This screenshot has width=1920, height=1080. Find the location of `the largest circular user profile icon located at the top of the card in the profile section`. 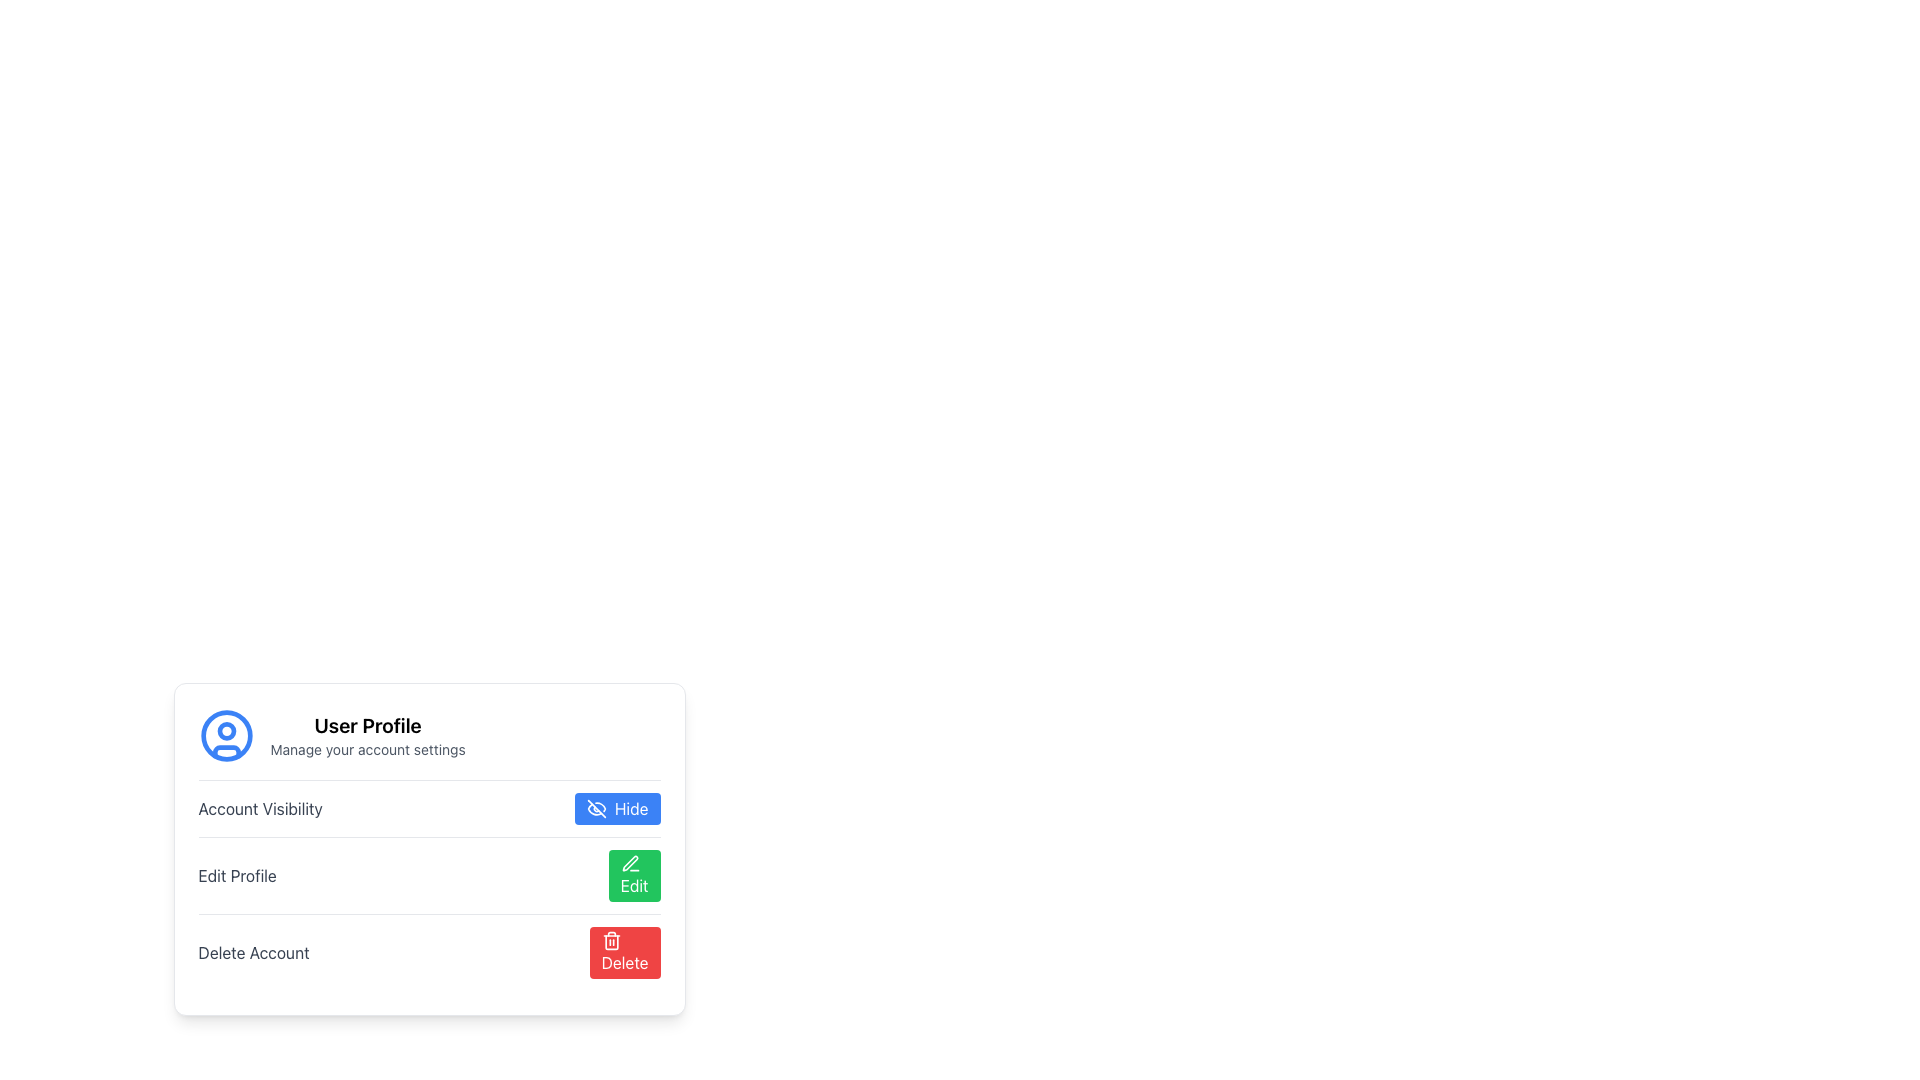

the largest circular user profile icon located at the top of the card in the profile section is located at coordinates (226, 736).